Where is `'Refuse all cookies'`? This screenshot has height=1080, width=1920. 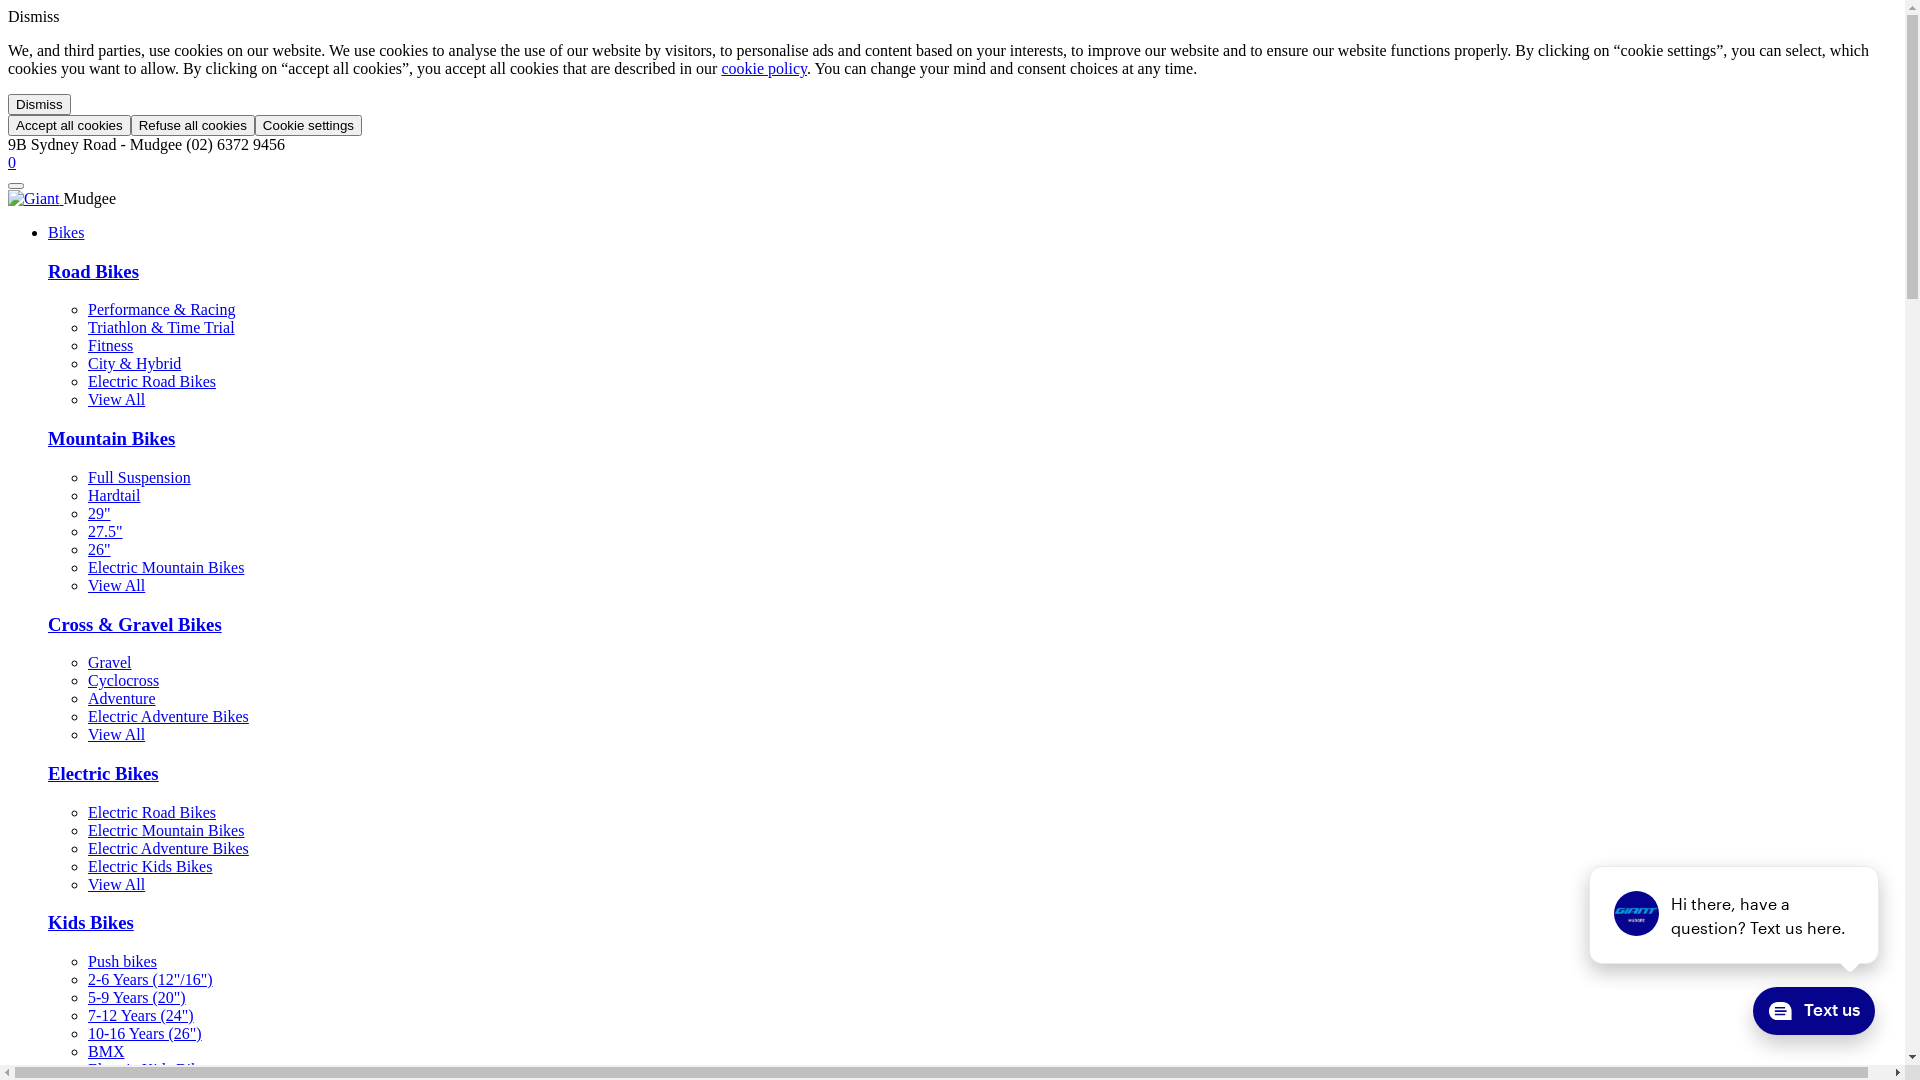
'Refuse all cookies' is located at coordinates (192, 125).